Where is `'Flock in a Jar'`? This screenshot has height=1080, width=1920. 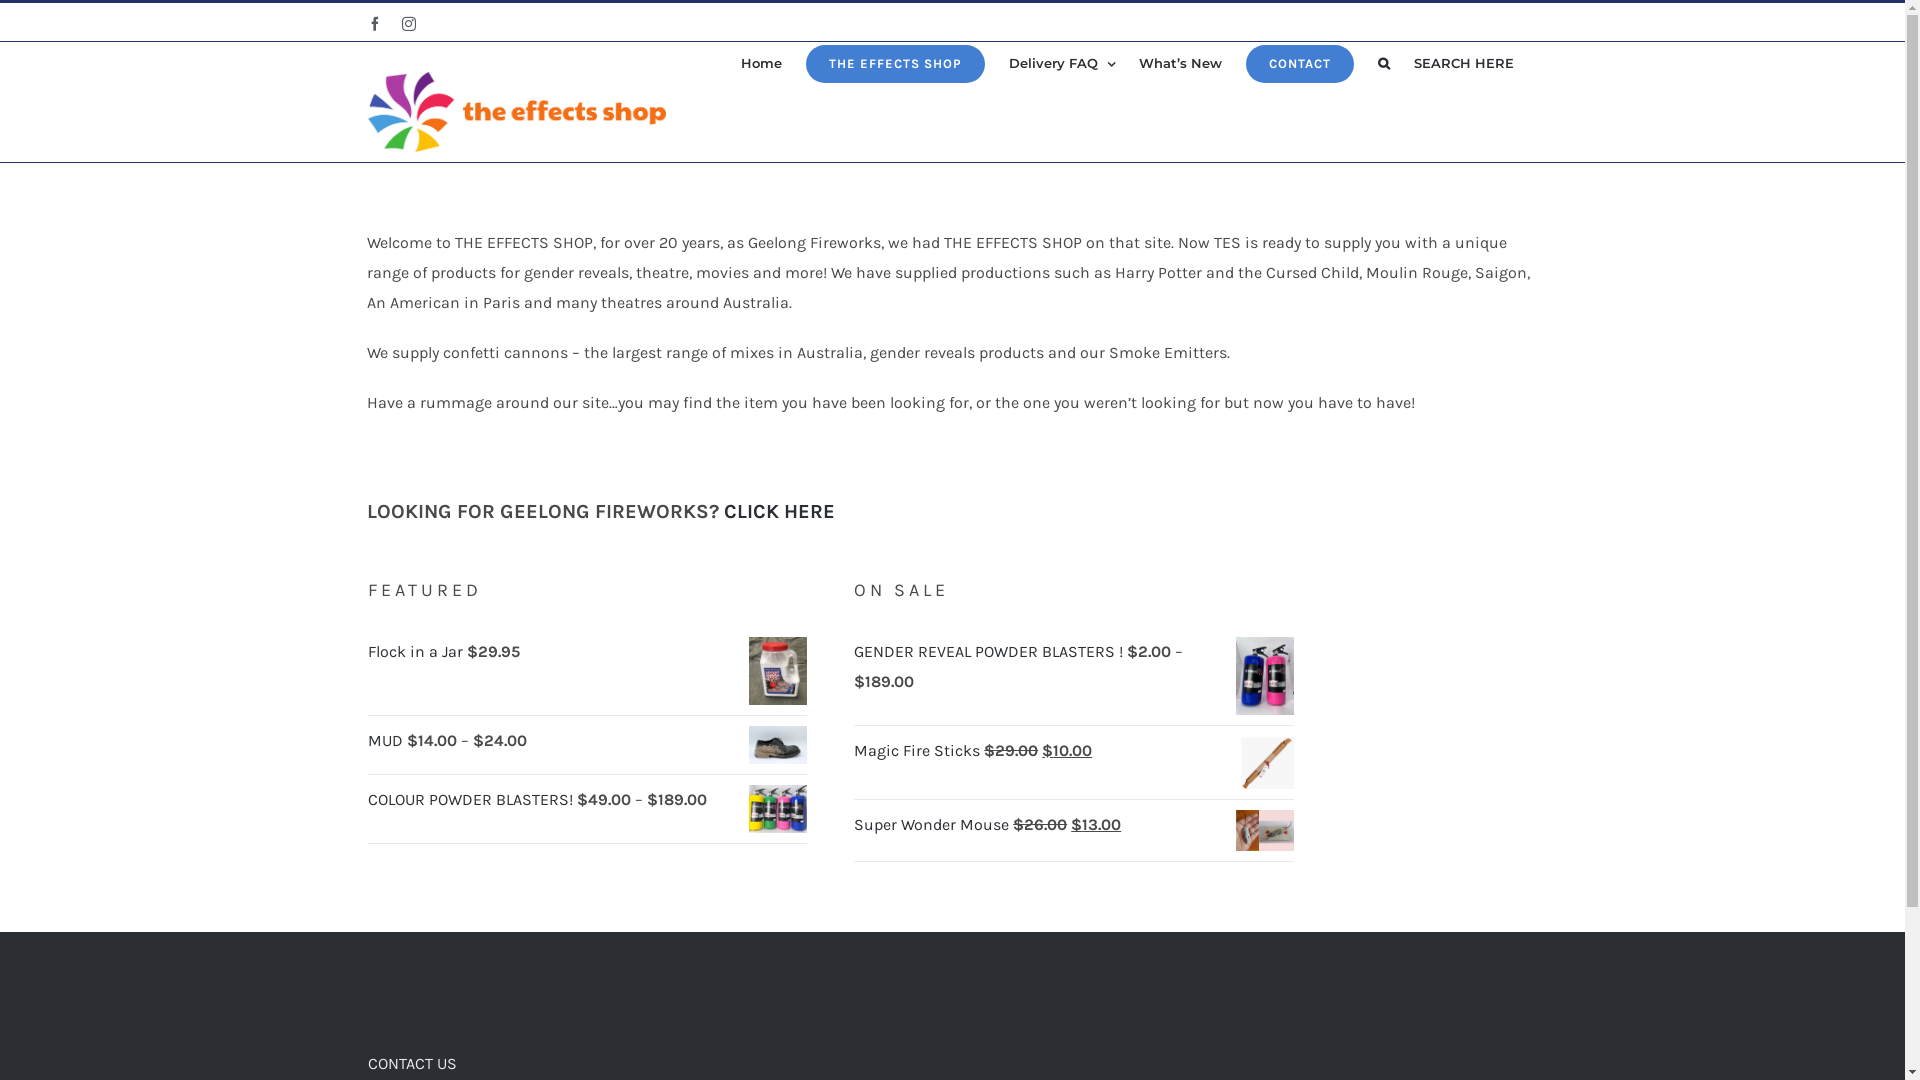 'Flock in a Jar' is located at coordinates (416, 651).